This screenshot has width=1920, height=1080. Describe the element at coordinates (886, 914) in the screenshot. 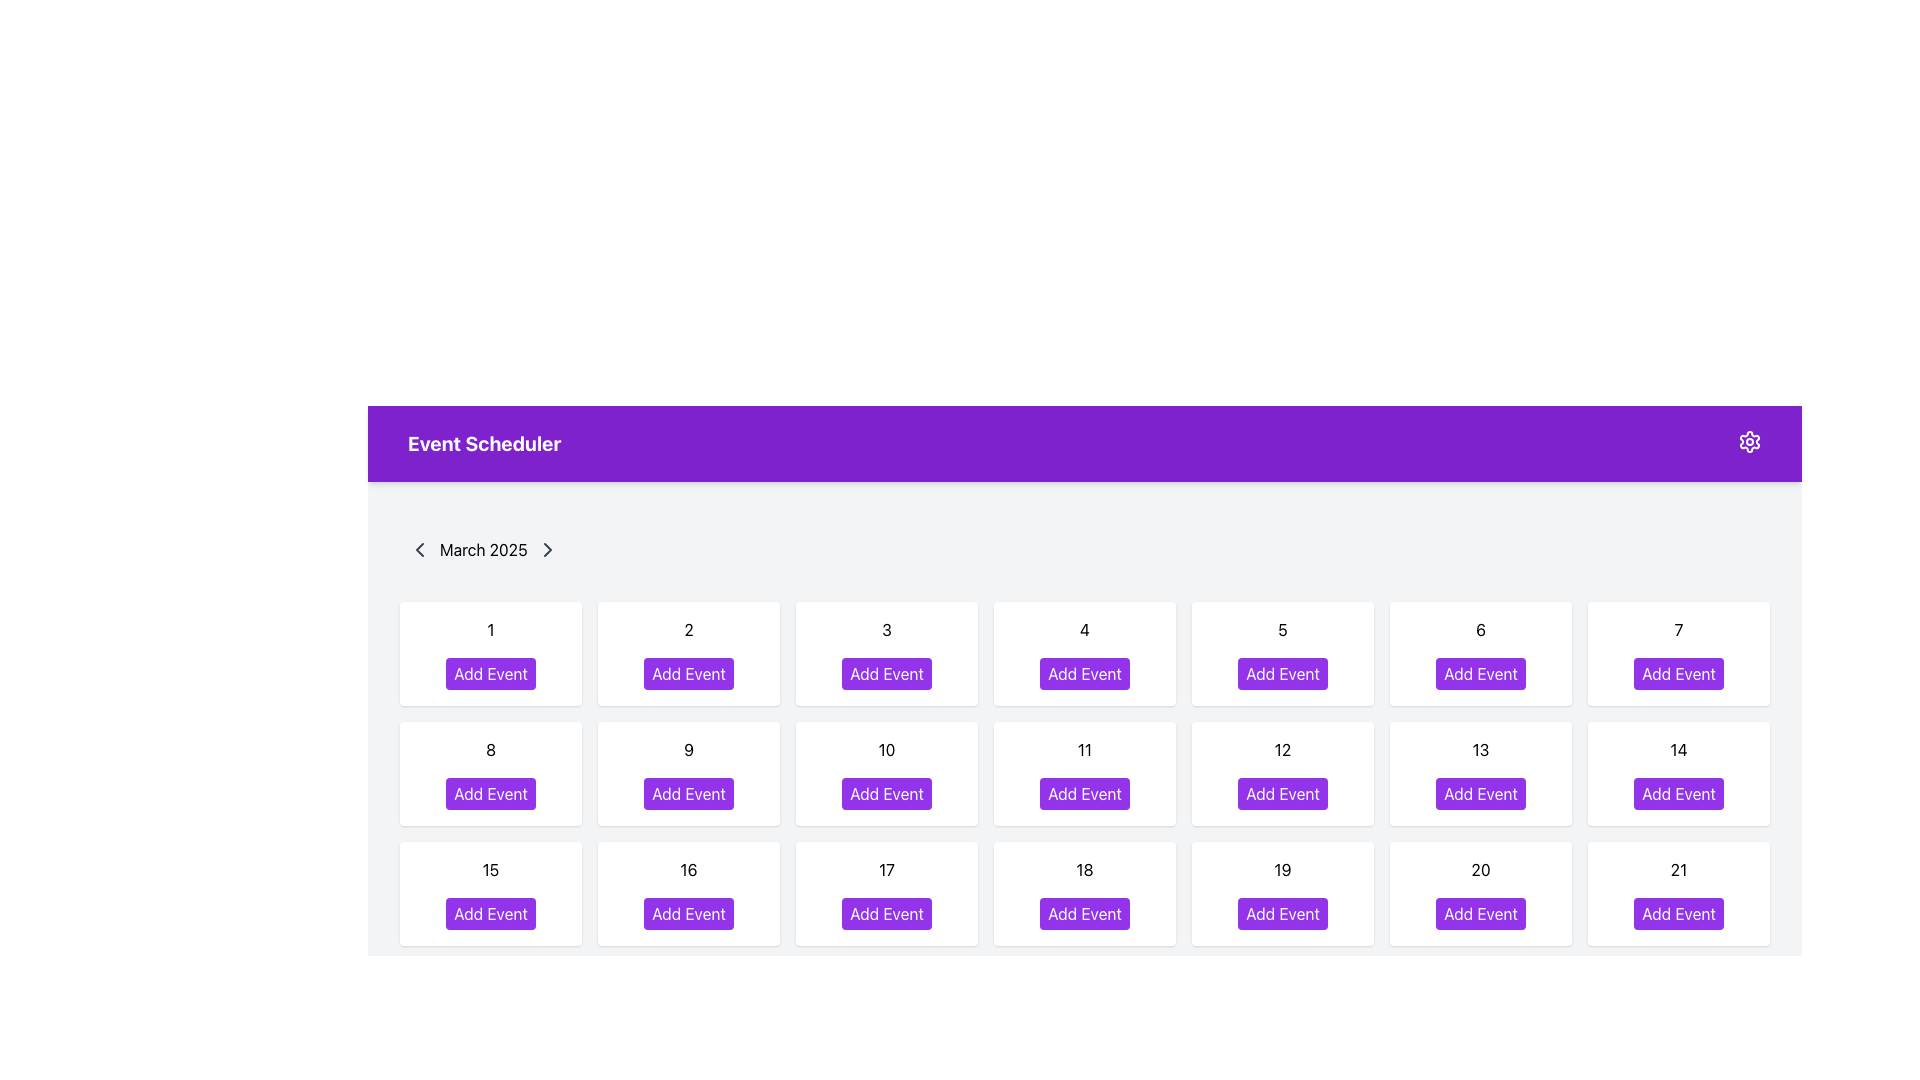

I see `the 'Add Event' button, which is a rectangular button with white text on a purple background, located in the calendar view for day '17' of March 2025` at that location.